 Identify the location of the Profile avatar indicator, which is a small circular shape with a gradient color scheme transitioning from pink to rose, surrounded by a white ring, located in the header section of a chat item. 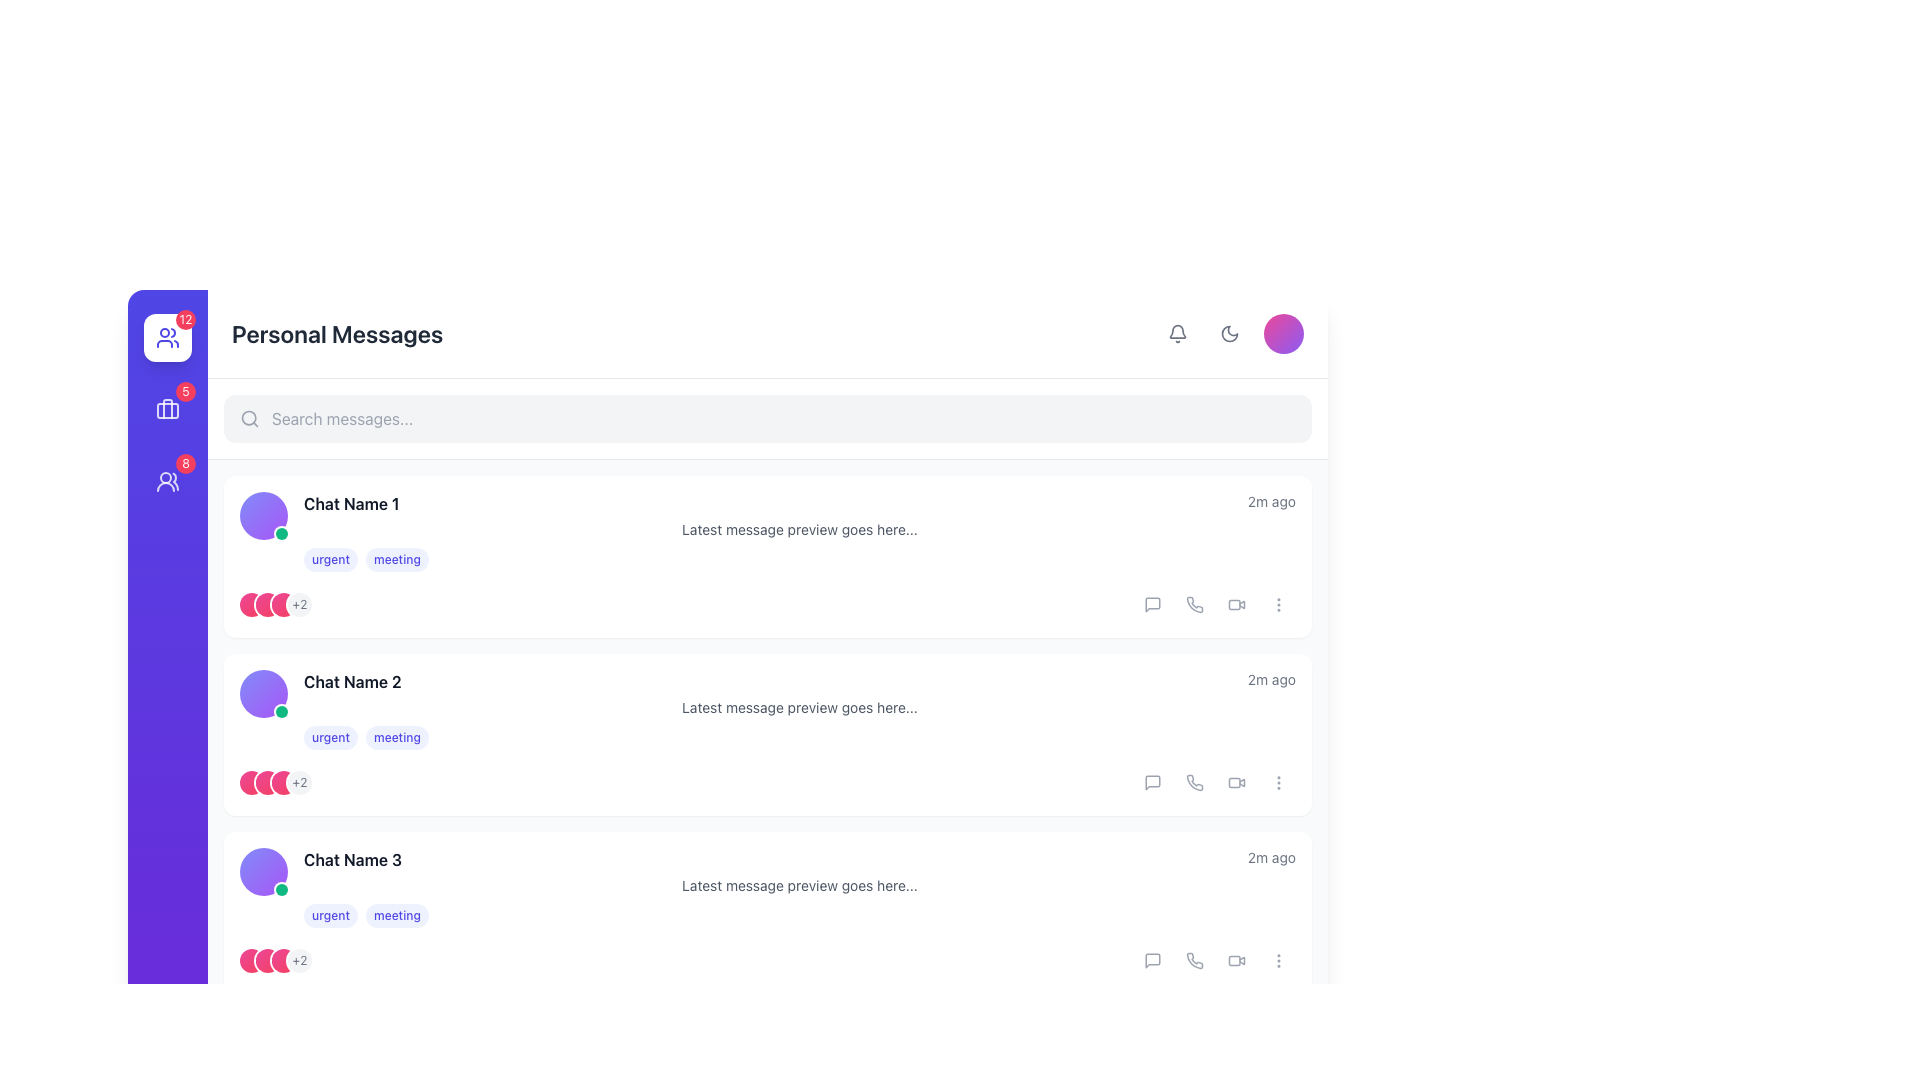
(282, 604).